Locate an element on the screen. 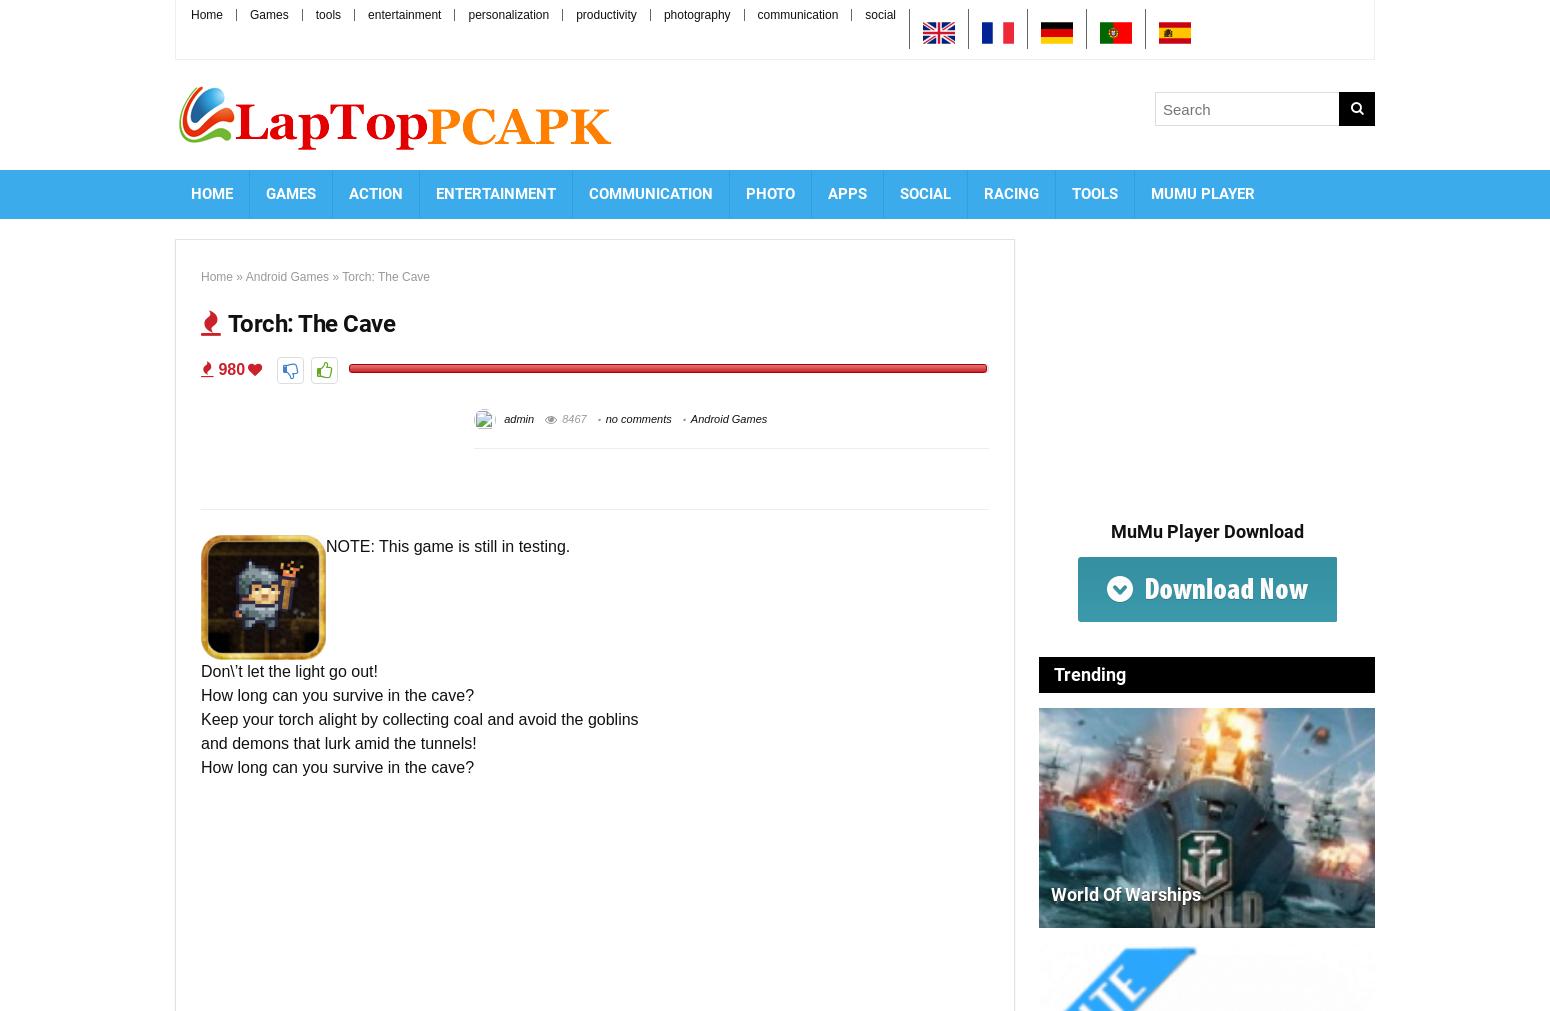 Image resolution: width=1550 pixels, height=1011 pixels. 'Keep your torch alight by collecting coal and avoid the goblins and demons that lurk amid the tunnels!' is located at coordinates (419, 730).